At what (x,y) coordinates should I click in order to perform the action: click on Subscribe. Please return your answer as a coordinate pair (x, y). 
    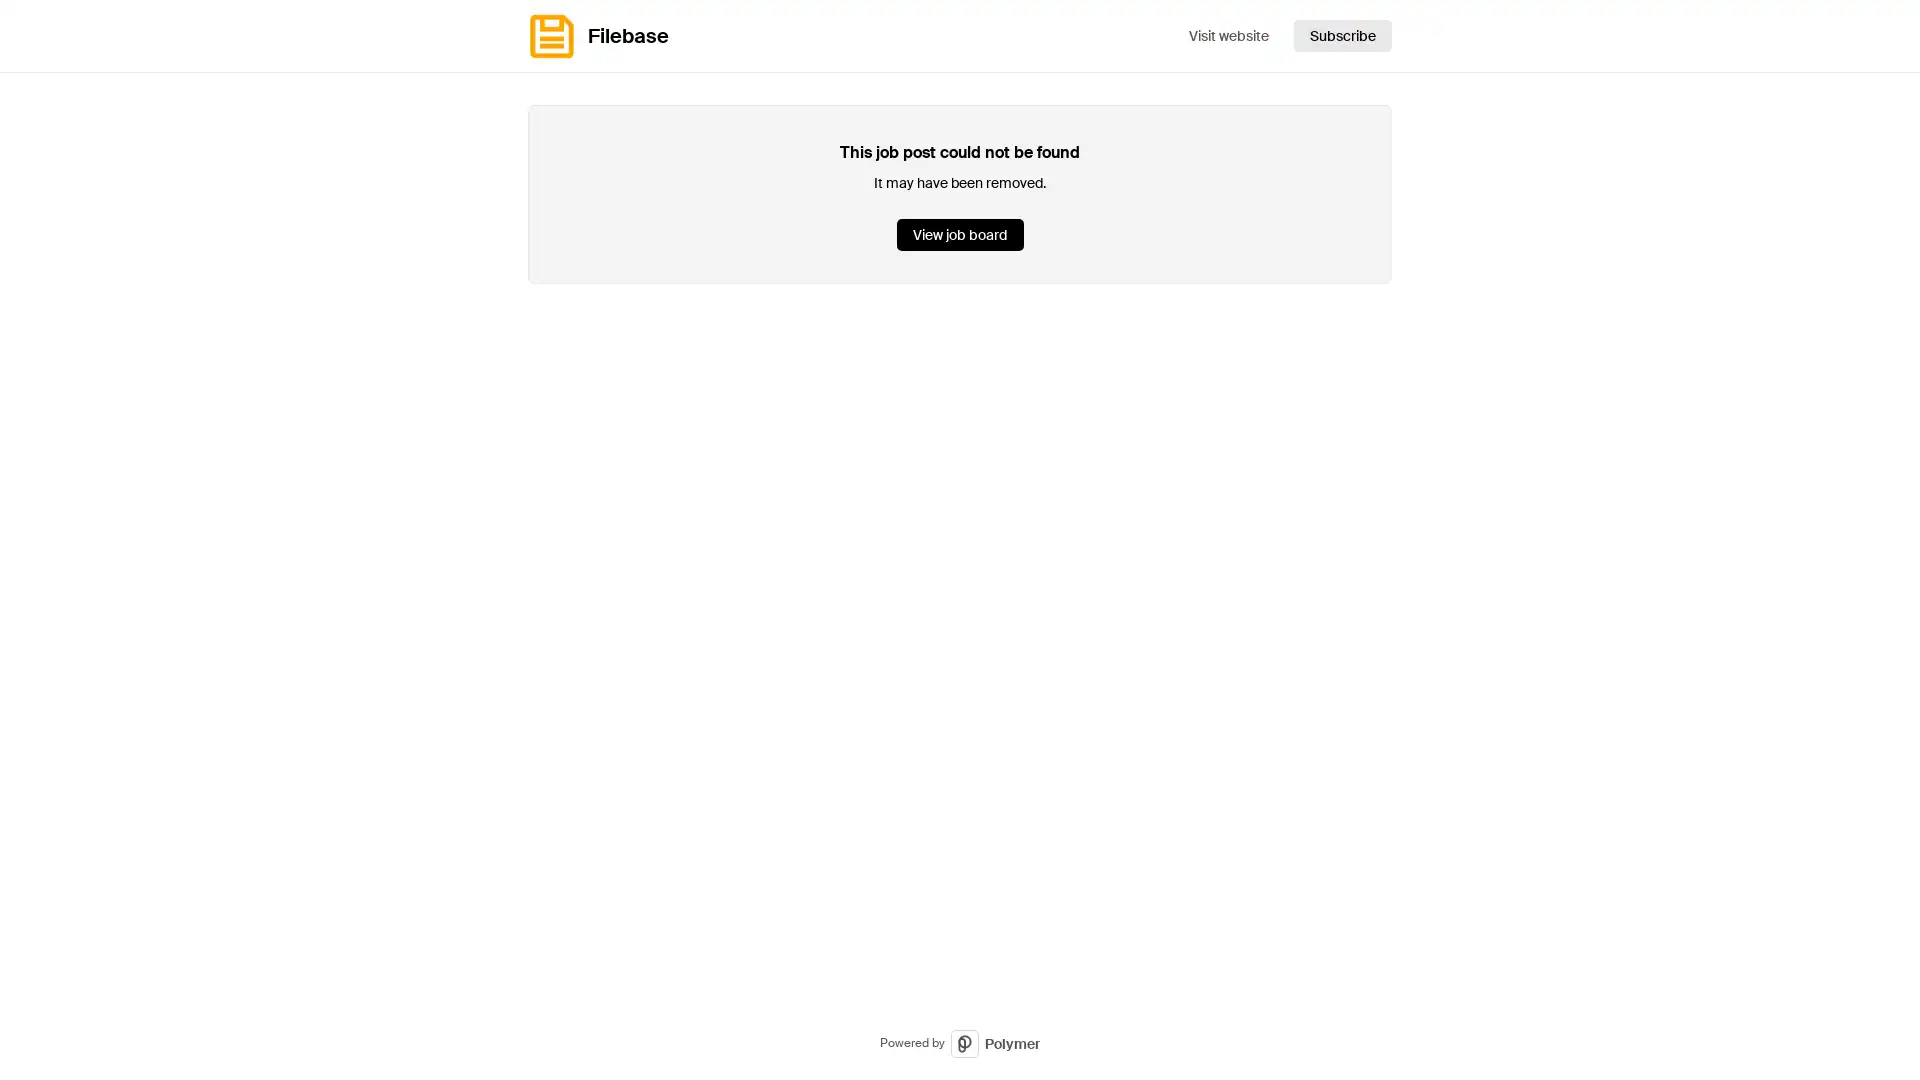
    Looking at the image, I should click on (1343, 35).